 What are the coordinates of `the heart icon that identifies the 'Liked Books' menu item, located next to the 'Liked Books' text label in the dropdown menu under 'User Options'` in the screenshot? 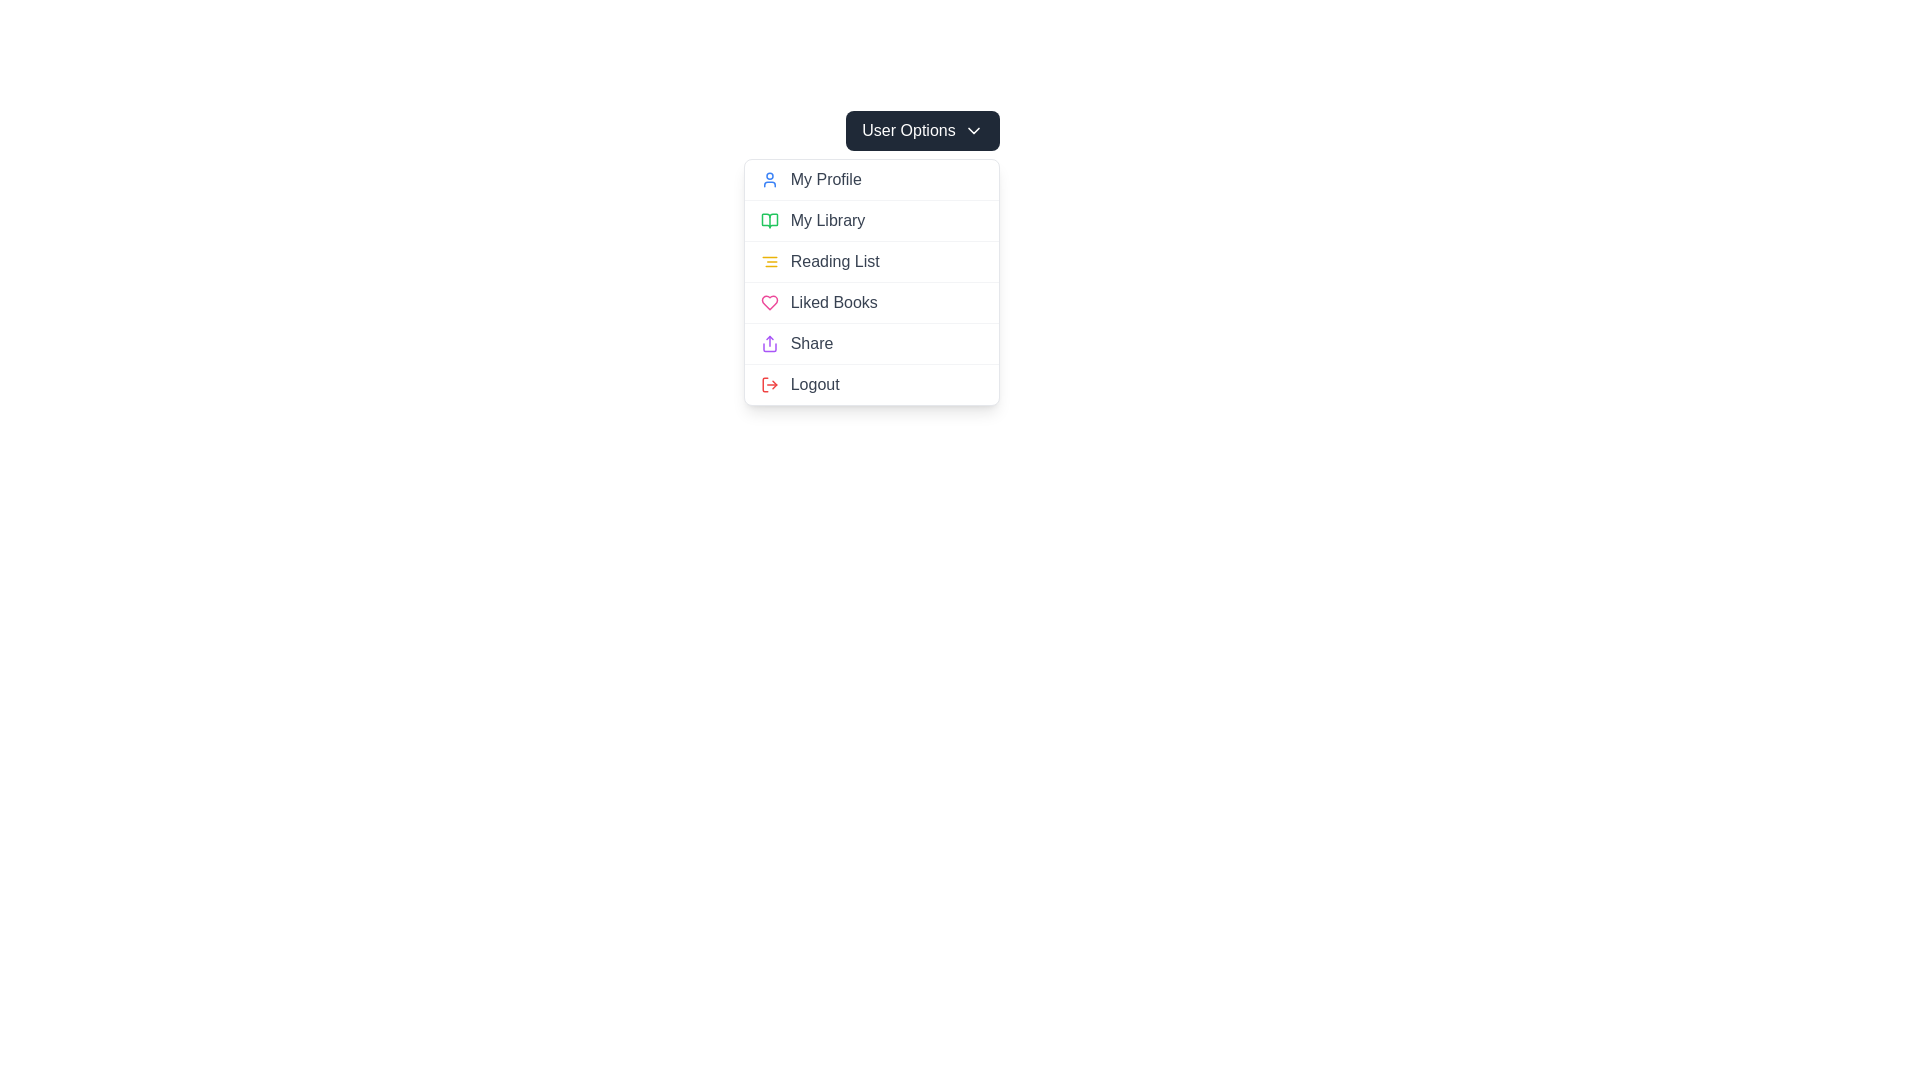 It's located at (768, 303).